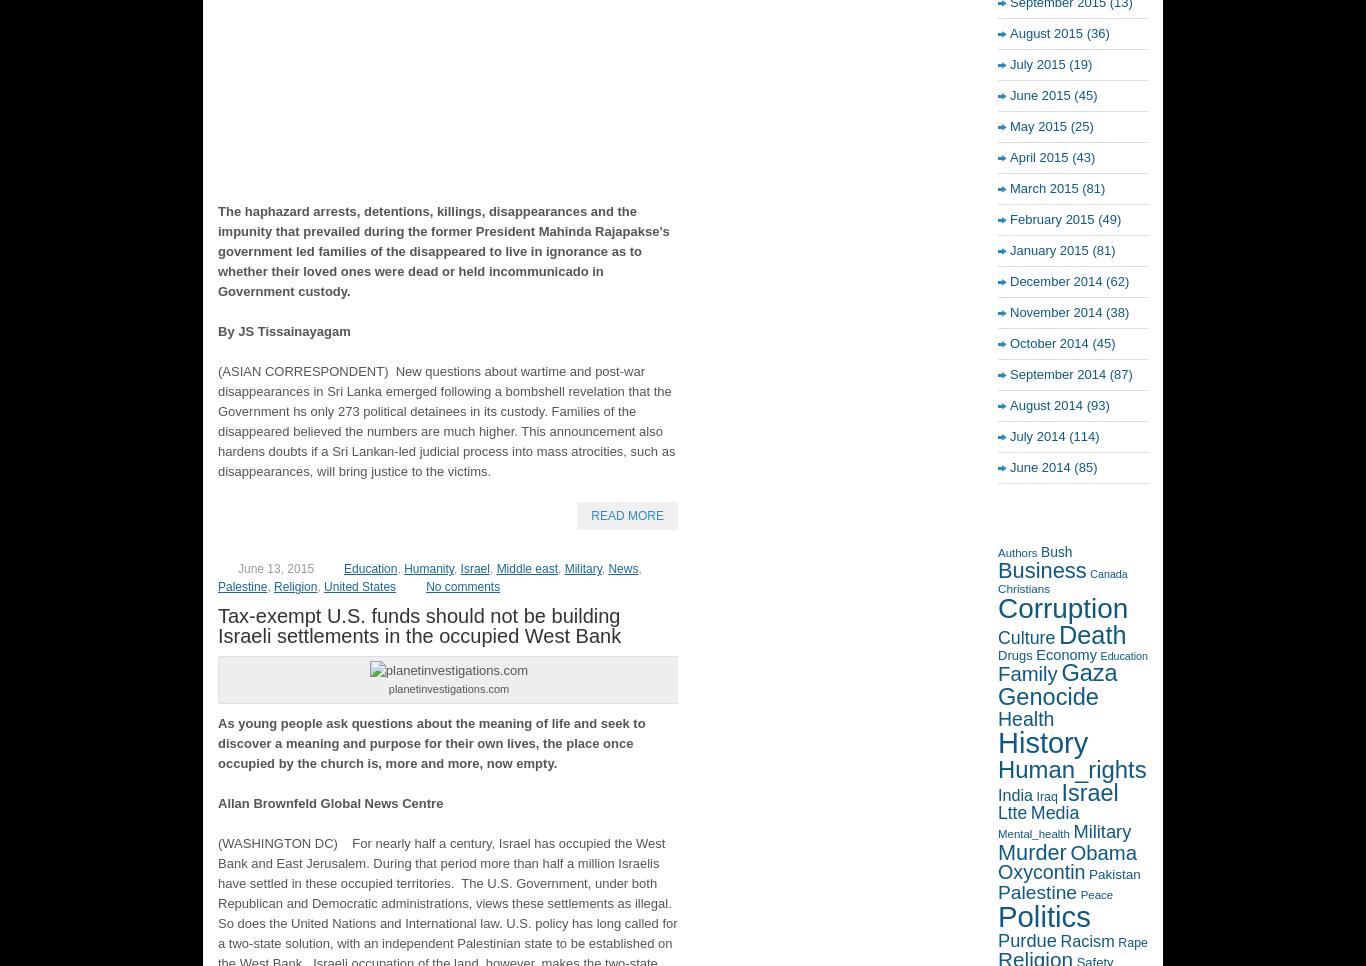 The width and height of the screenshot is (1366, 966). I want to click on 'January 2015', so click(1047, 250).